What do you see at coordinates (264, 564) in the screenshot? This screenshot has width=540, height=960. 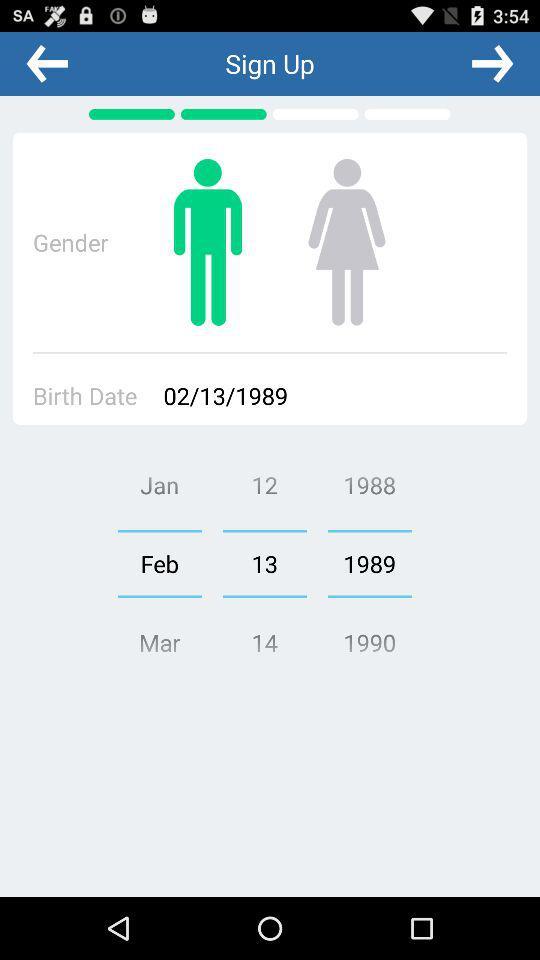 I see `13th date which is after feb on the page` at bounding box center [264, 564].